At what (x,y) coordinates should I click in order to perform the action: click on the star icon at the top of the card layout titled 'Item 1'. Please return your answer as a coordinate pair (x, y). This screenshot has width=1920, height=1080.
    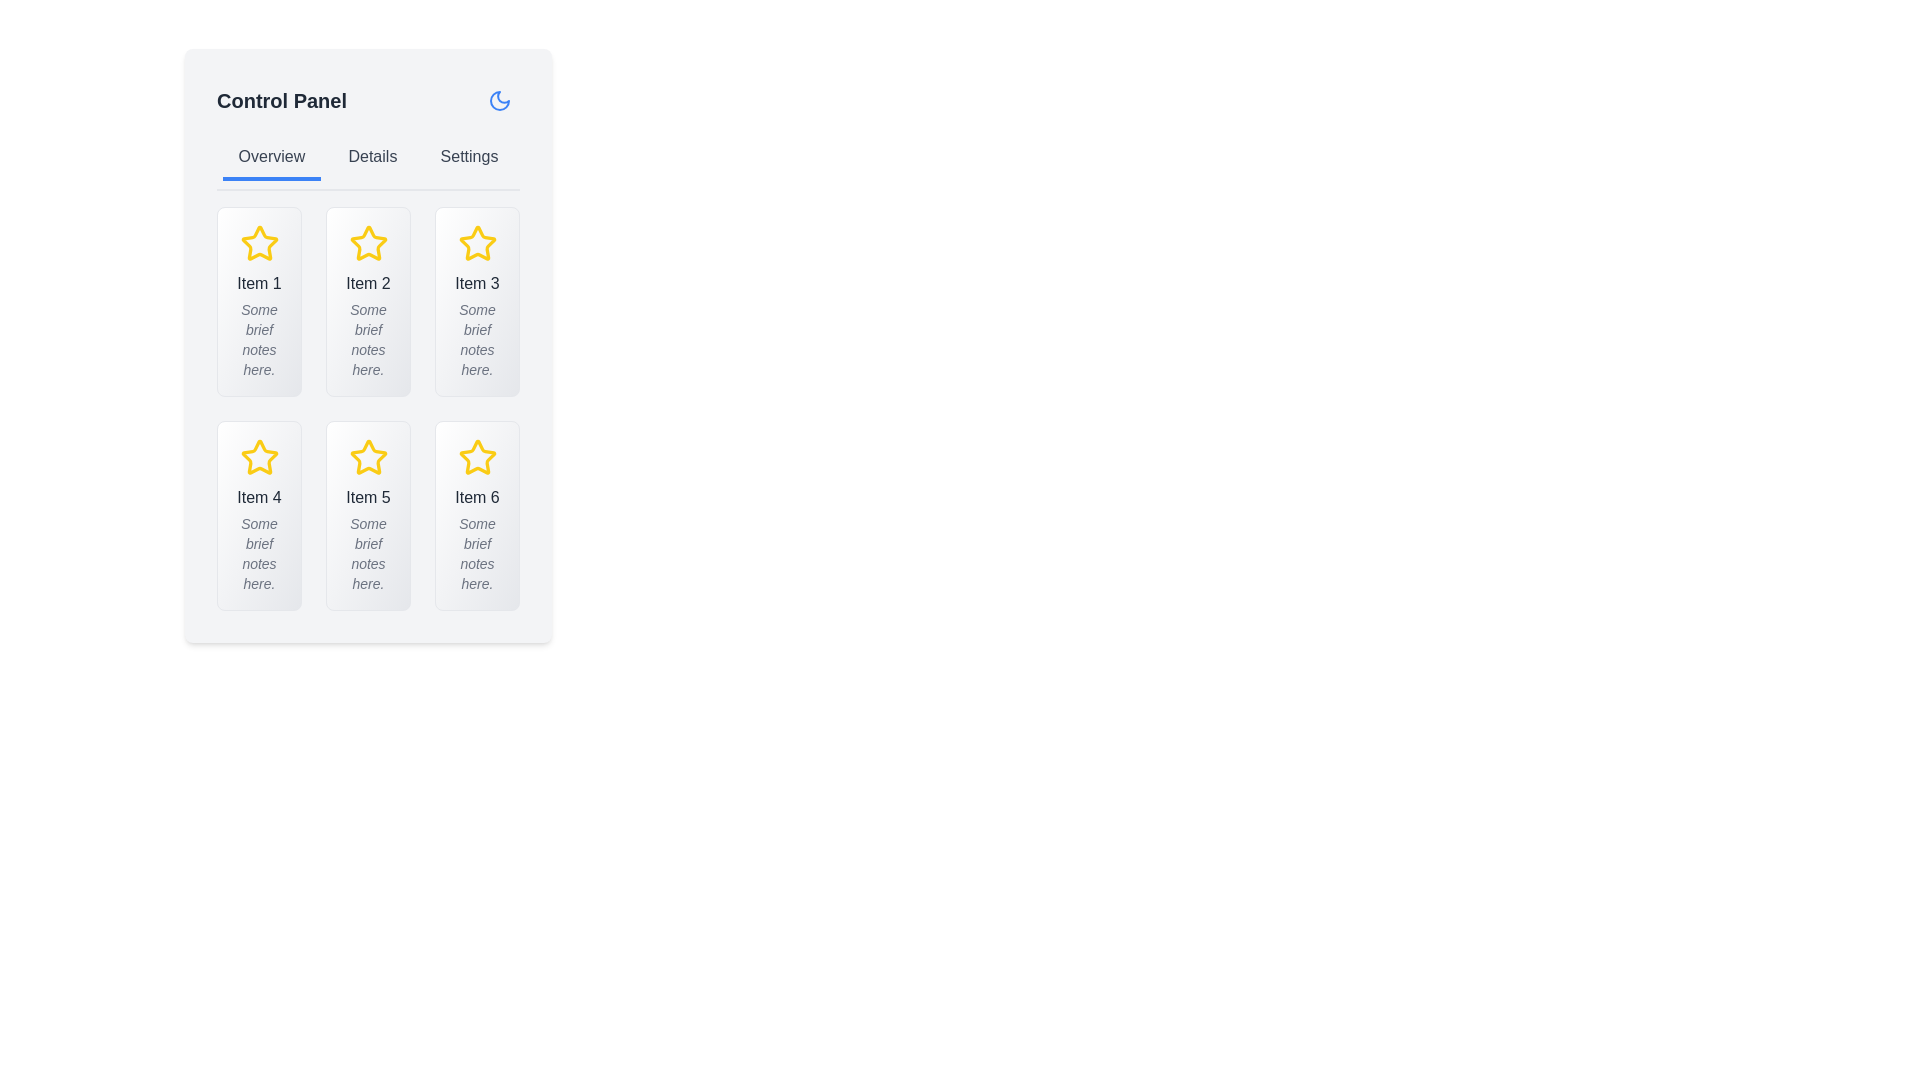
    Looking at the image, I should click on (258, 242).